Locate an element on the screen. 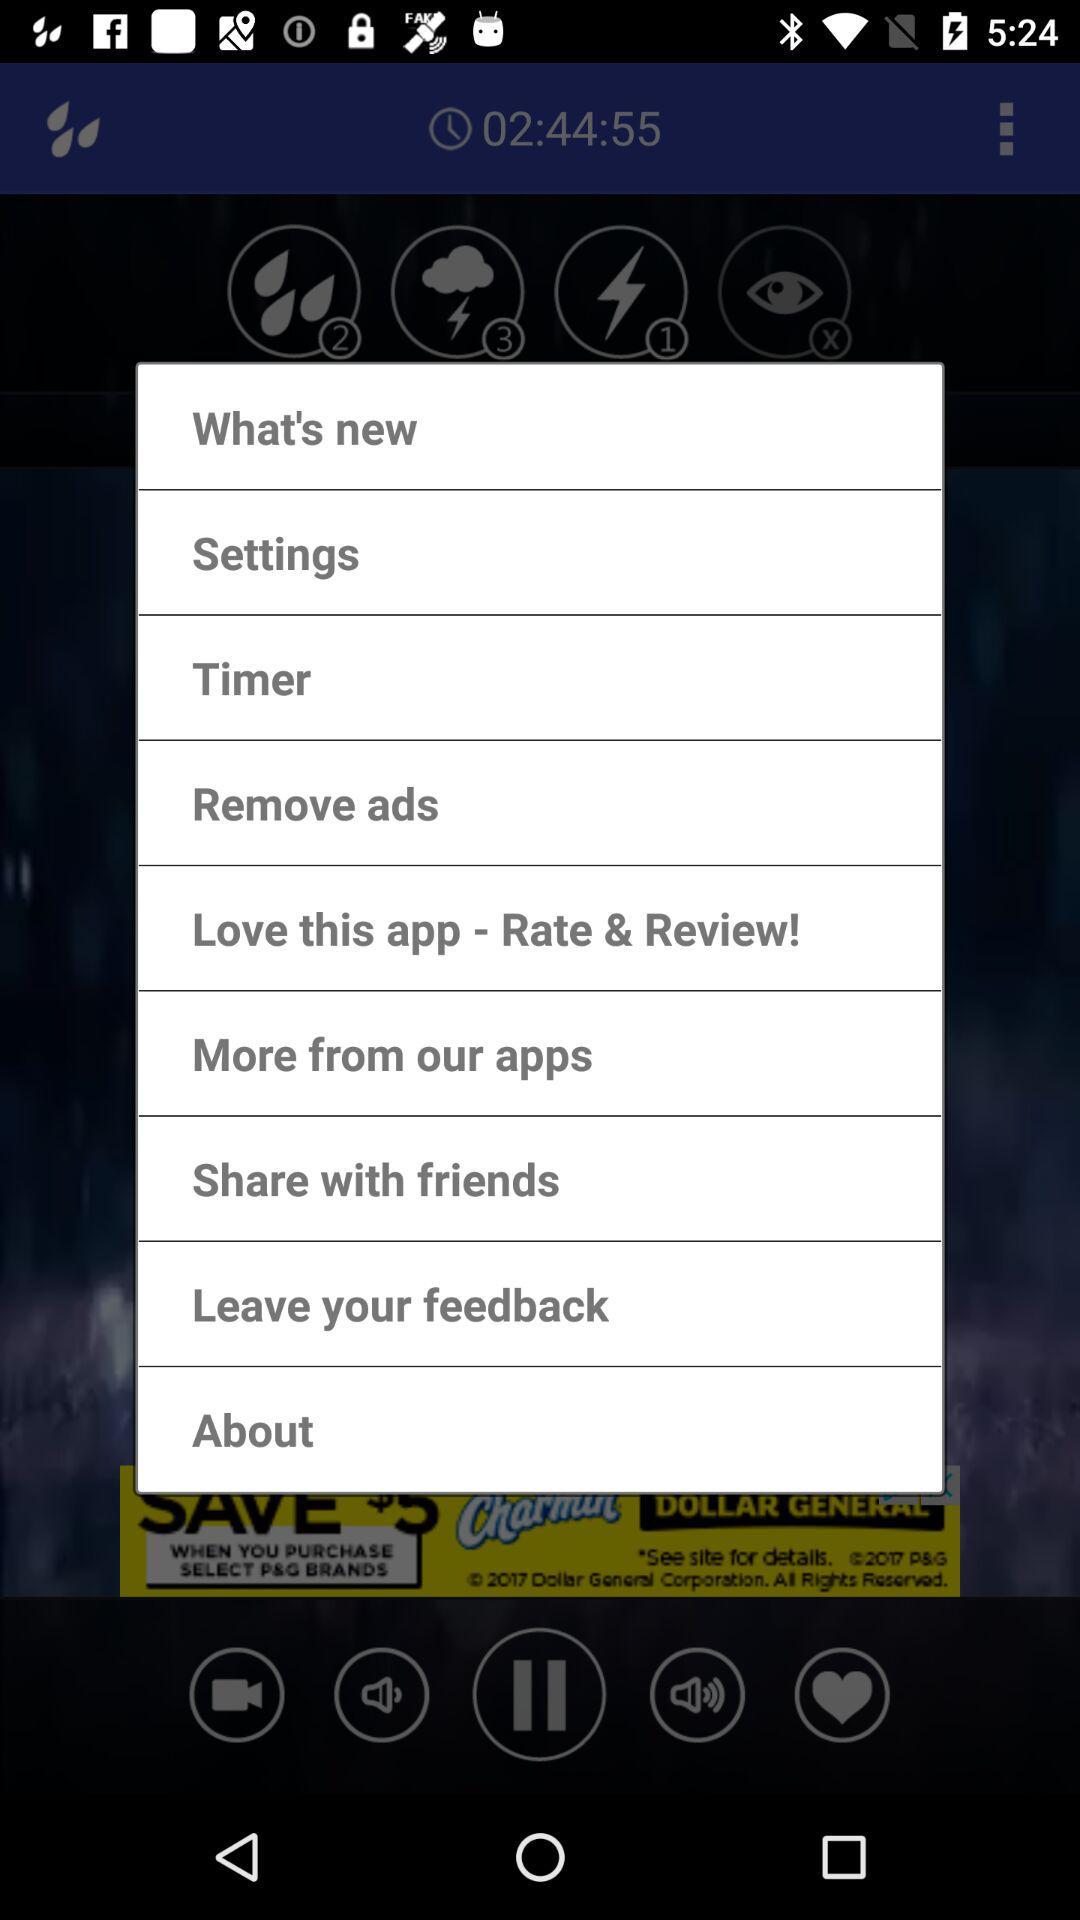  the app below the more from our item is located at coordinates (355, 1178).